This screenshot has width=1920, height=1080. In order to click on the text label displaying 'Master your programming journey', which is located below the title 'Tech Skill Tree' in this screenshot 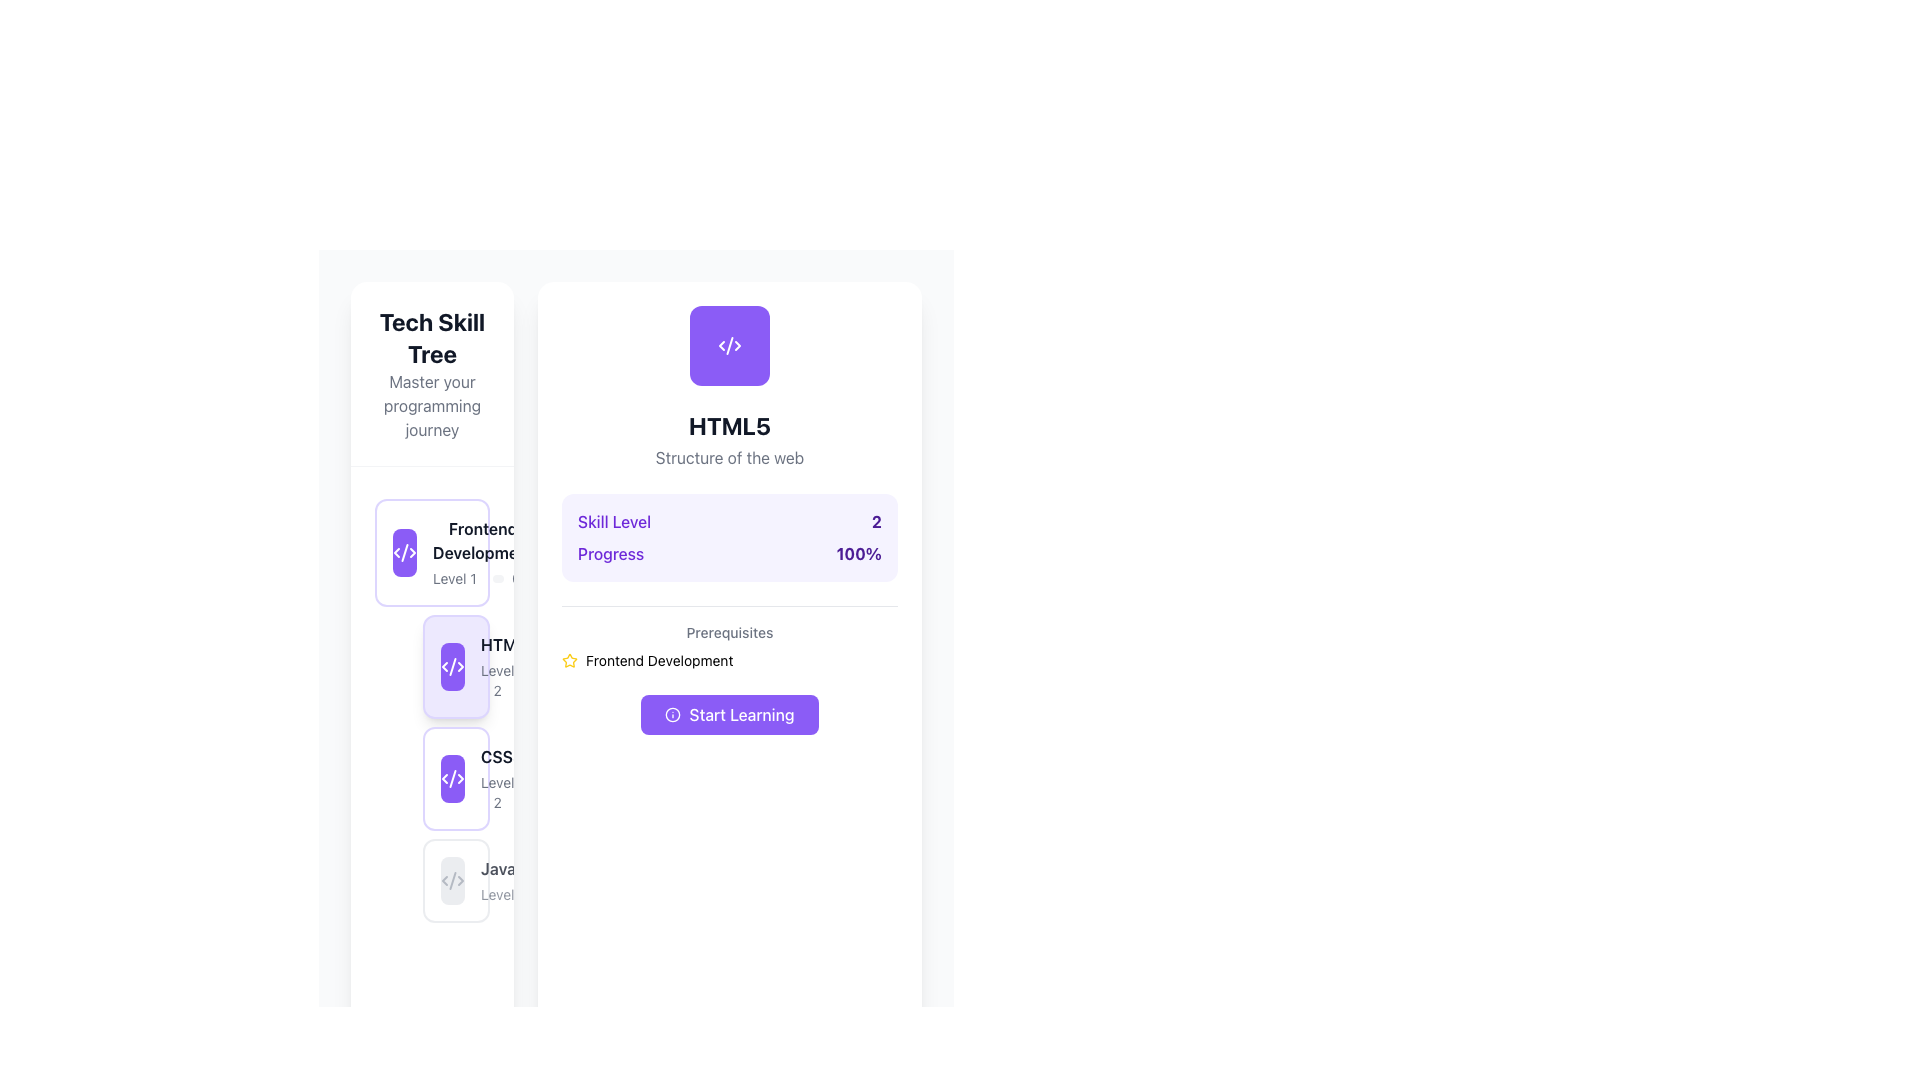, I will do `click(431, 405)`.